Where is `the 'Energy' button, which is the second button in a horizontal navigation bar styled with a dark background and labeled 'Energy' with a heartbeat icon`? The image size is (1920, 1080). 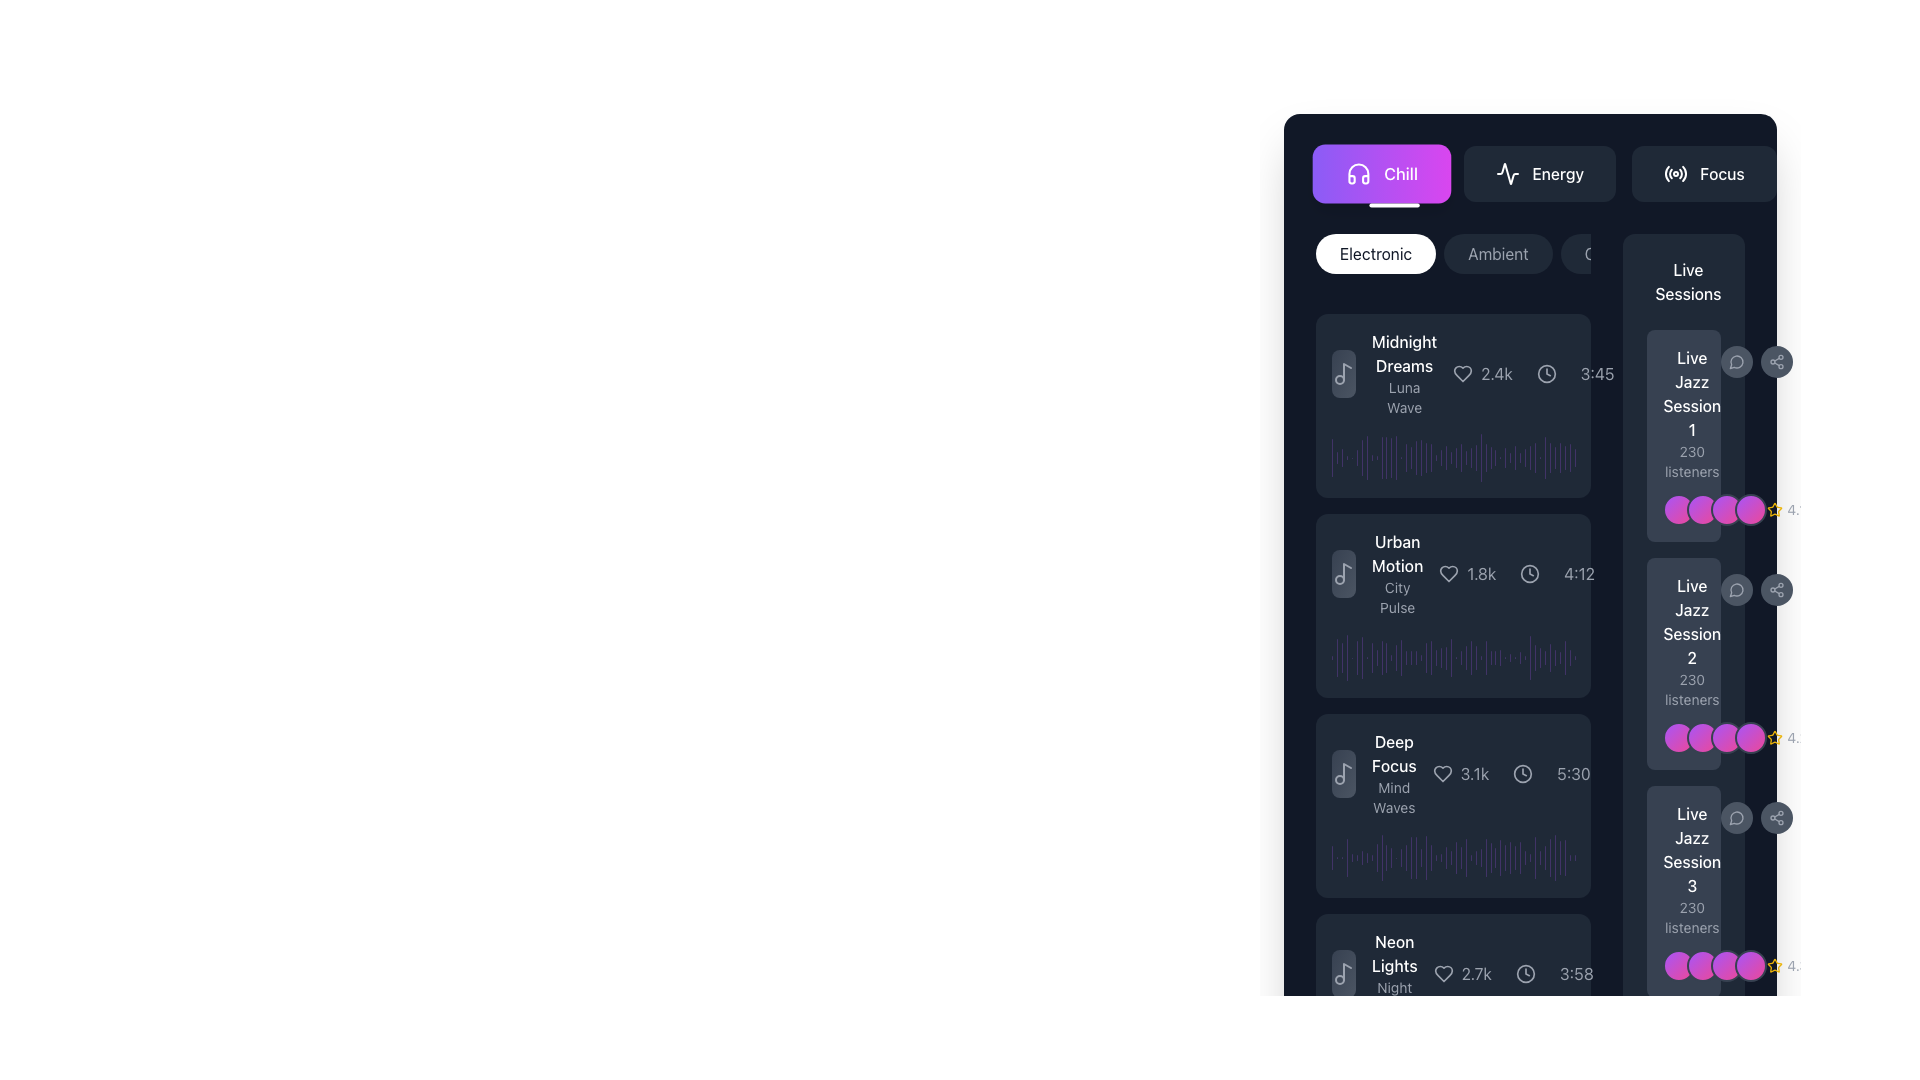 the 'Energy' button, which is the second button in a horizontal navigation bar styled with a dark background and labeled 'Energy' with a heartbeat icon is located at coordinates (1529, 172).